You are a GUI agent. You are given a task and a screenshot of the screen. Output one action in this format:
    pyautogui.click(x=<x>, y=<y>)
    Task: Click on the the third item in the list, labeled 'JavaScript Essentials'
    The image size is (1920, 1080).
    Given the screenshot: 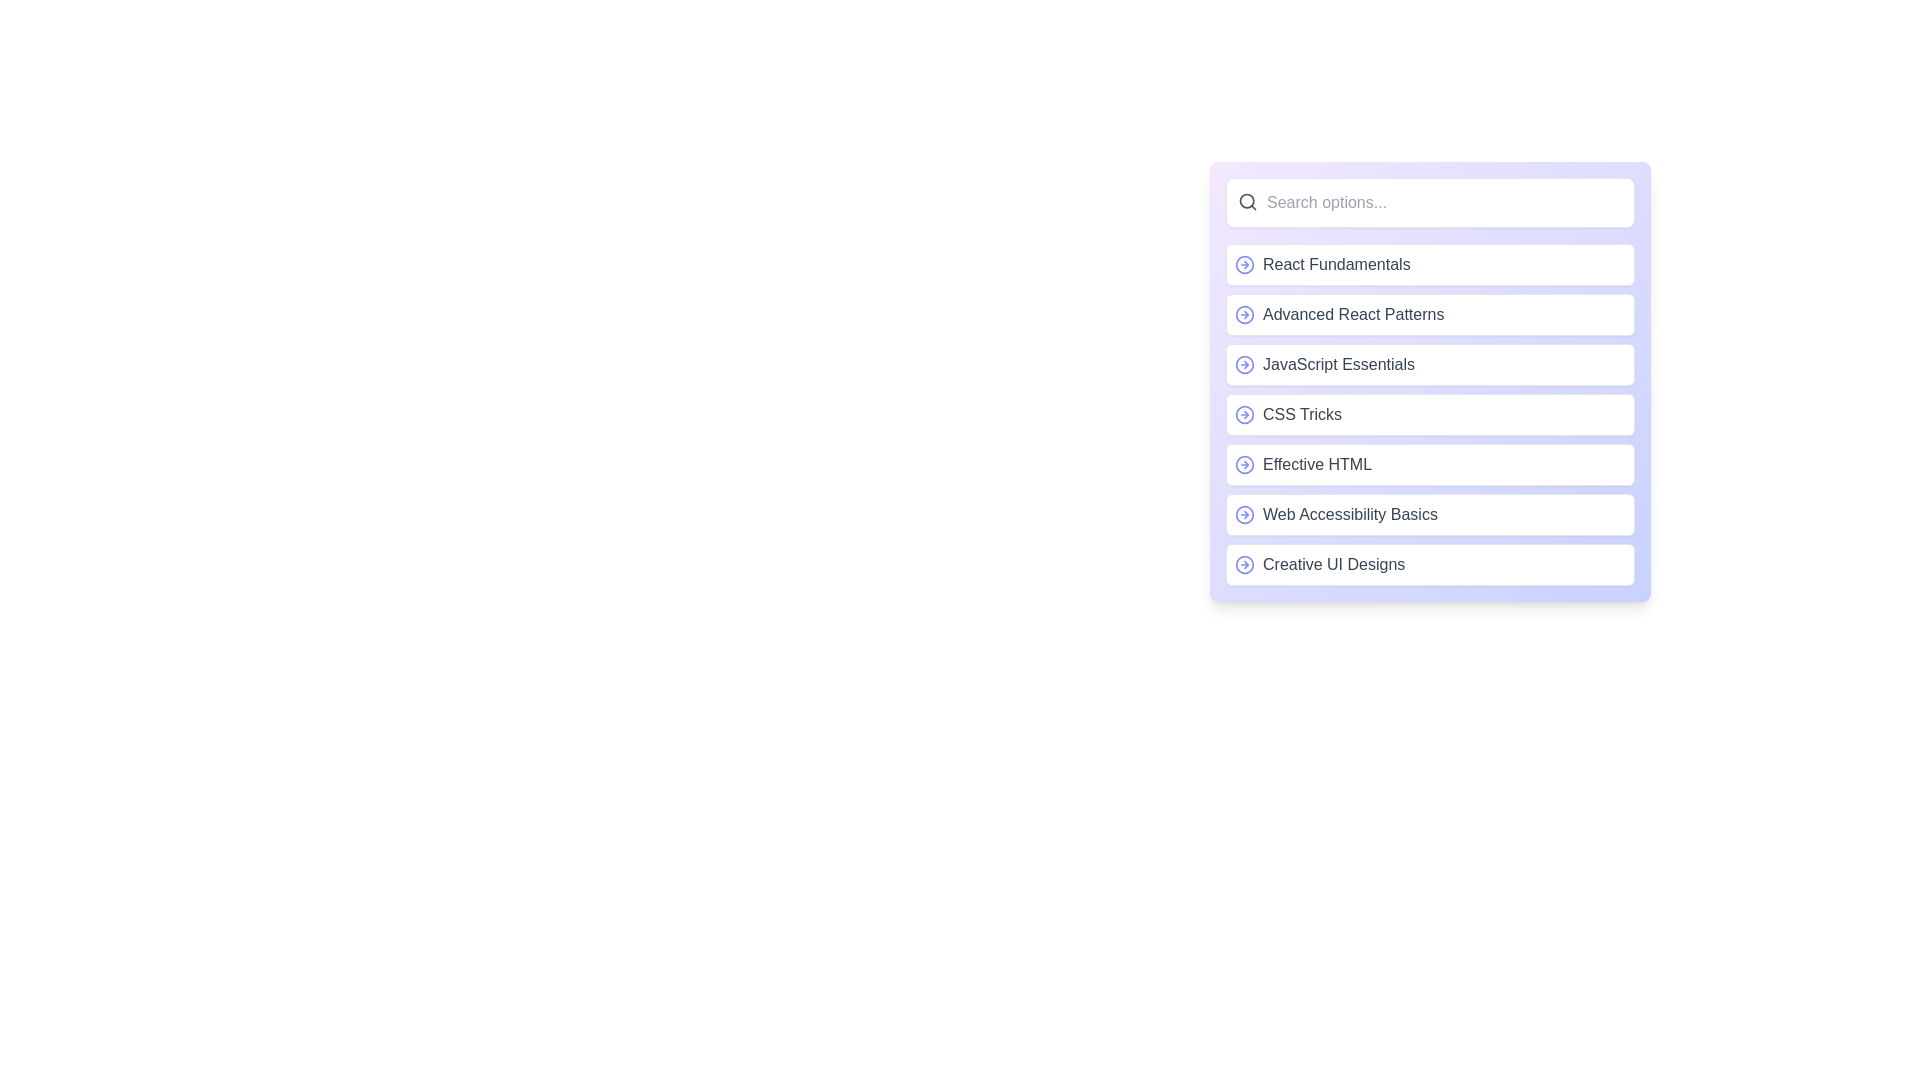 What is the action you would take?
    pyautogui.click(x=1429, y=365)
    